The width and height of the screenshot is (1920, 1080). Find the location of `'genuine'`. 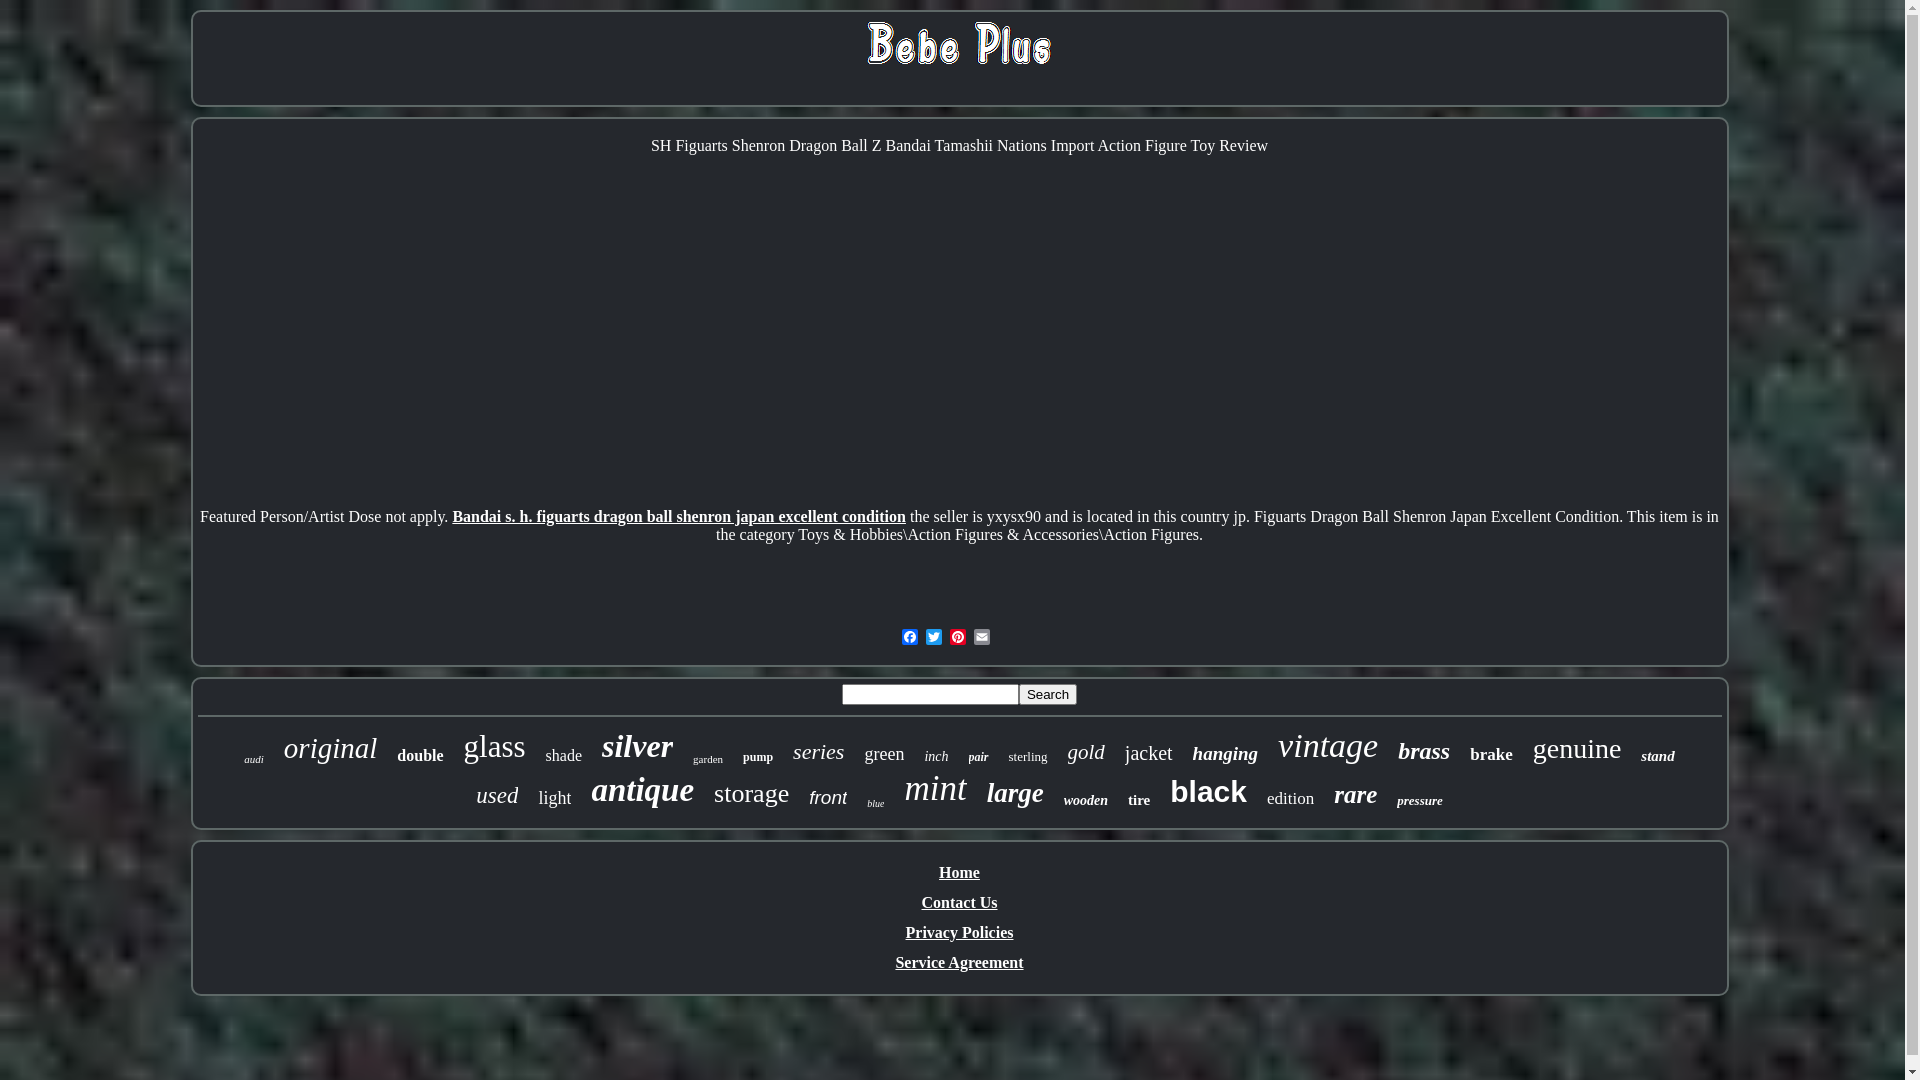

'genuine' is located at coordinates (1576, 748).